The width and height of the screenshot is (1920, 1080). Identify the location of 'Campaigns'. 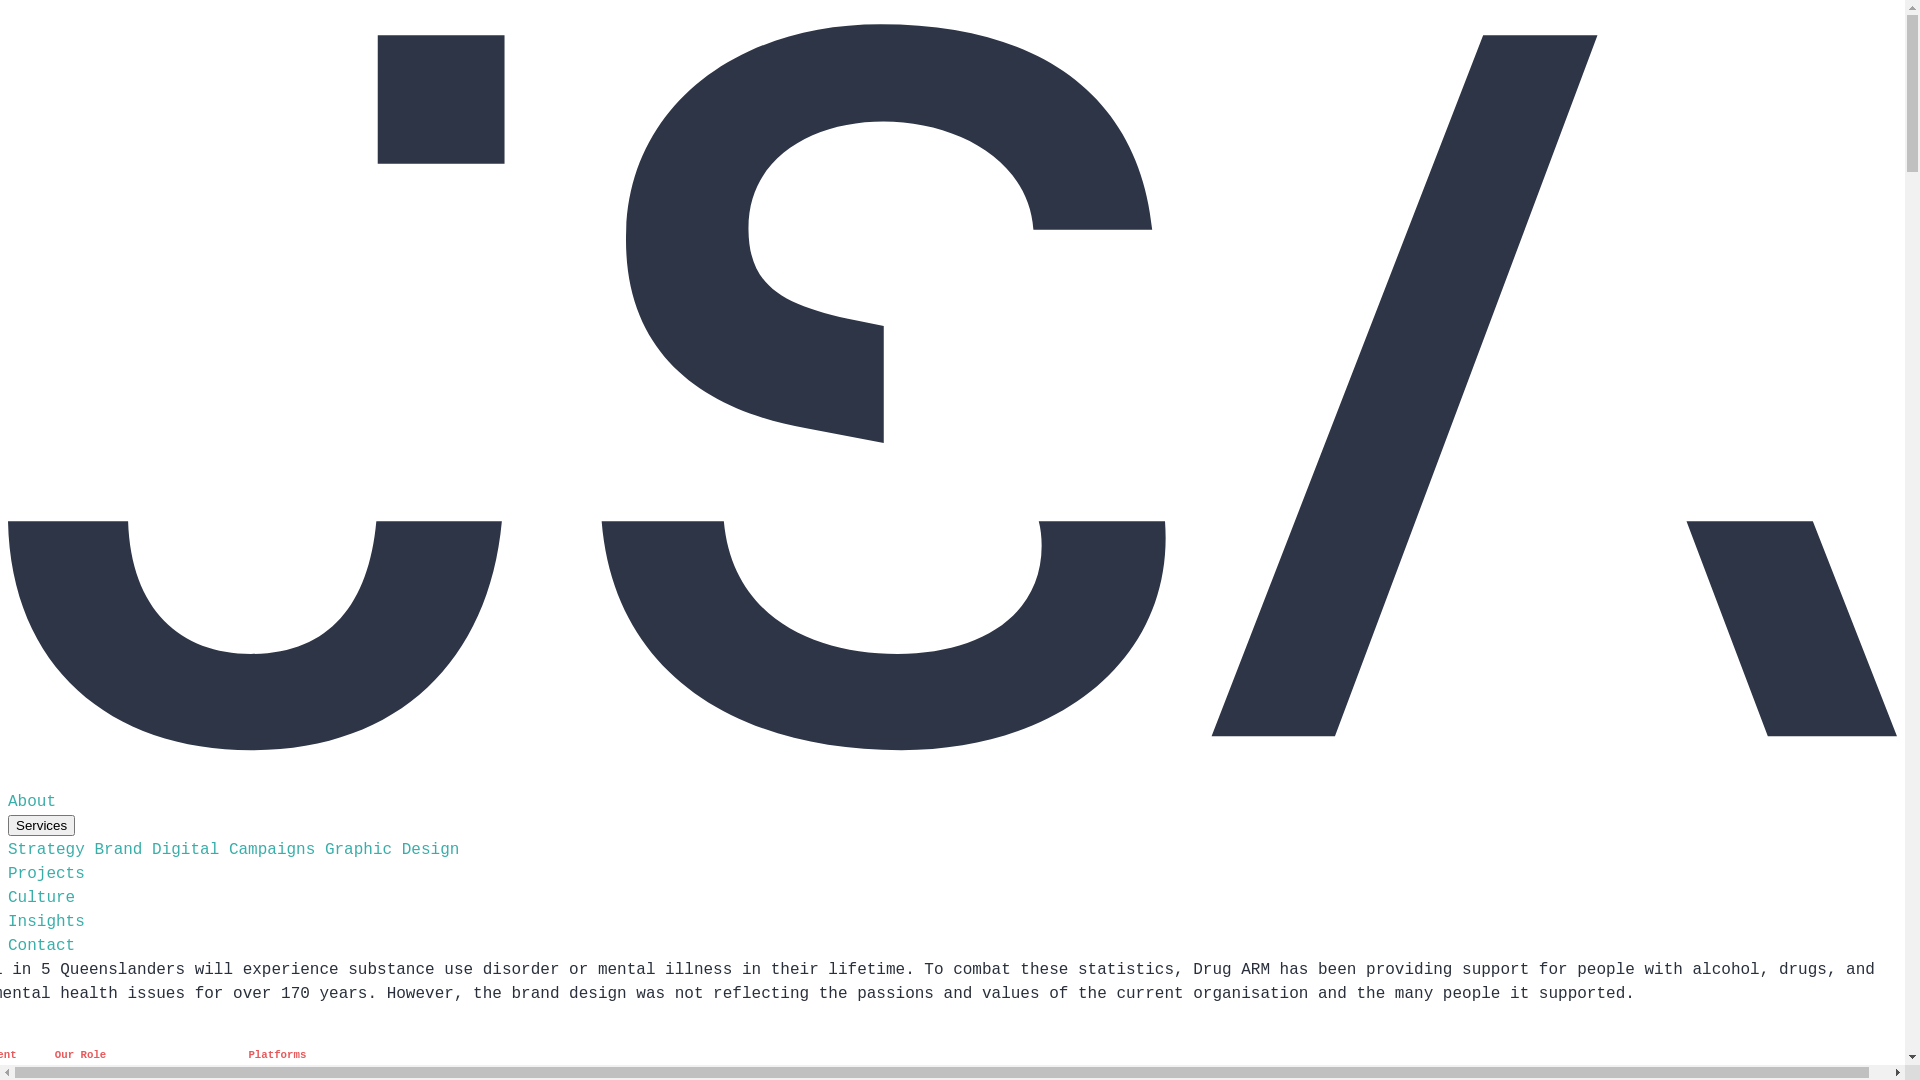
(271, 849).